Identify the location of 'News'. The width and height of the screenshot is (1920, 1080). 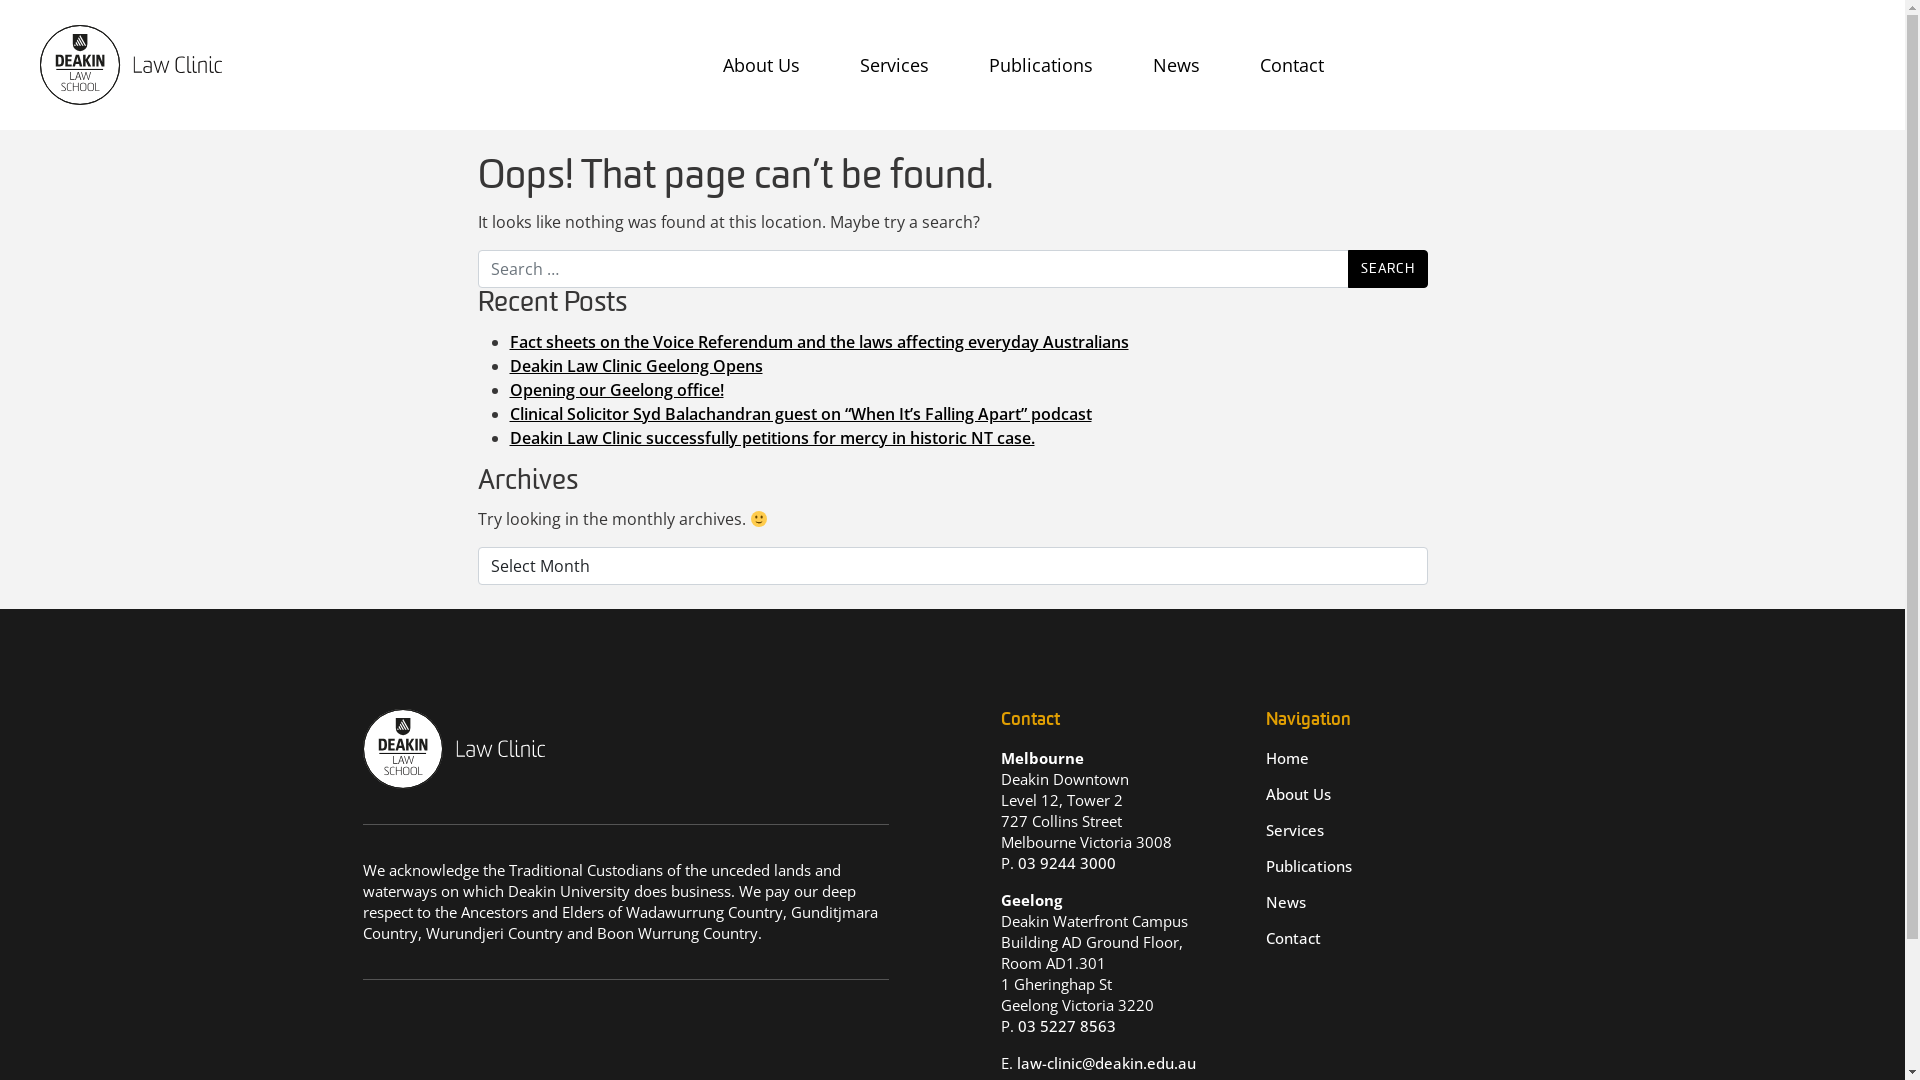
(1286, 902).